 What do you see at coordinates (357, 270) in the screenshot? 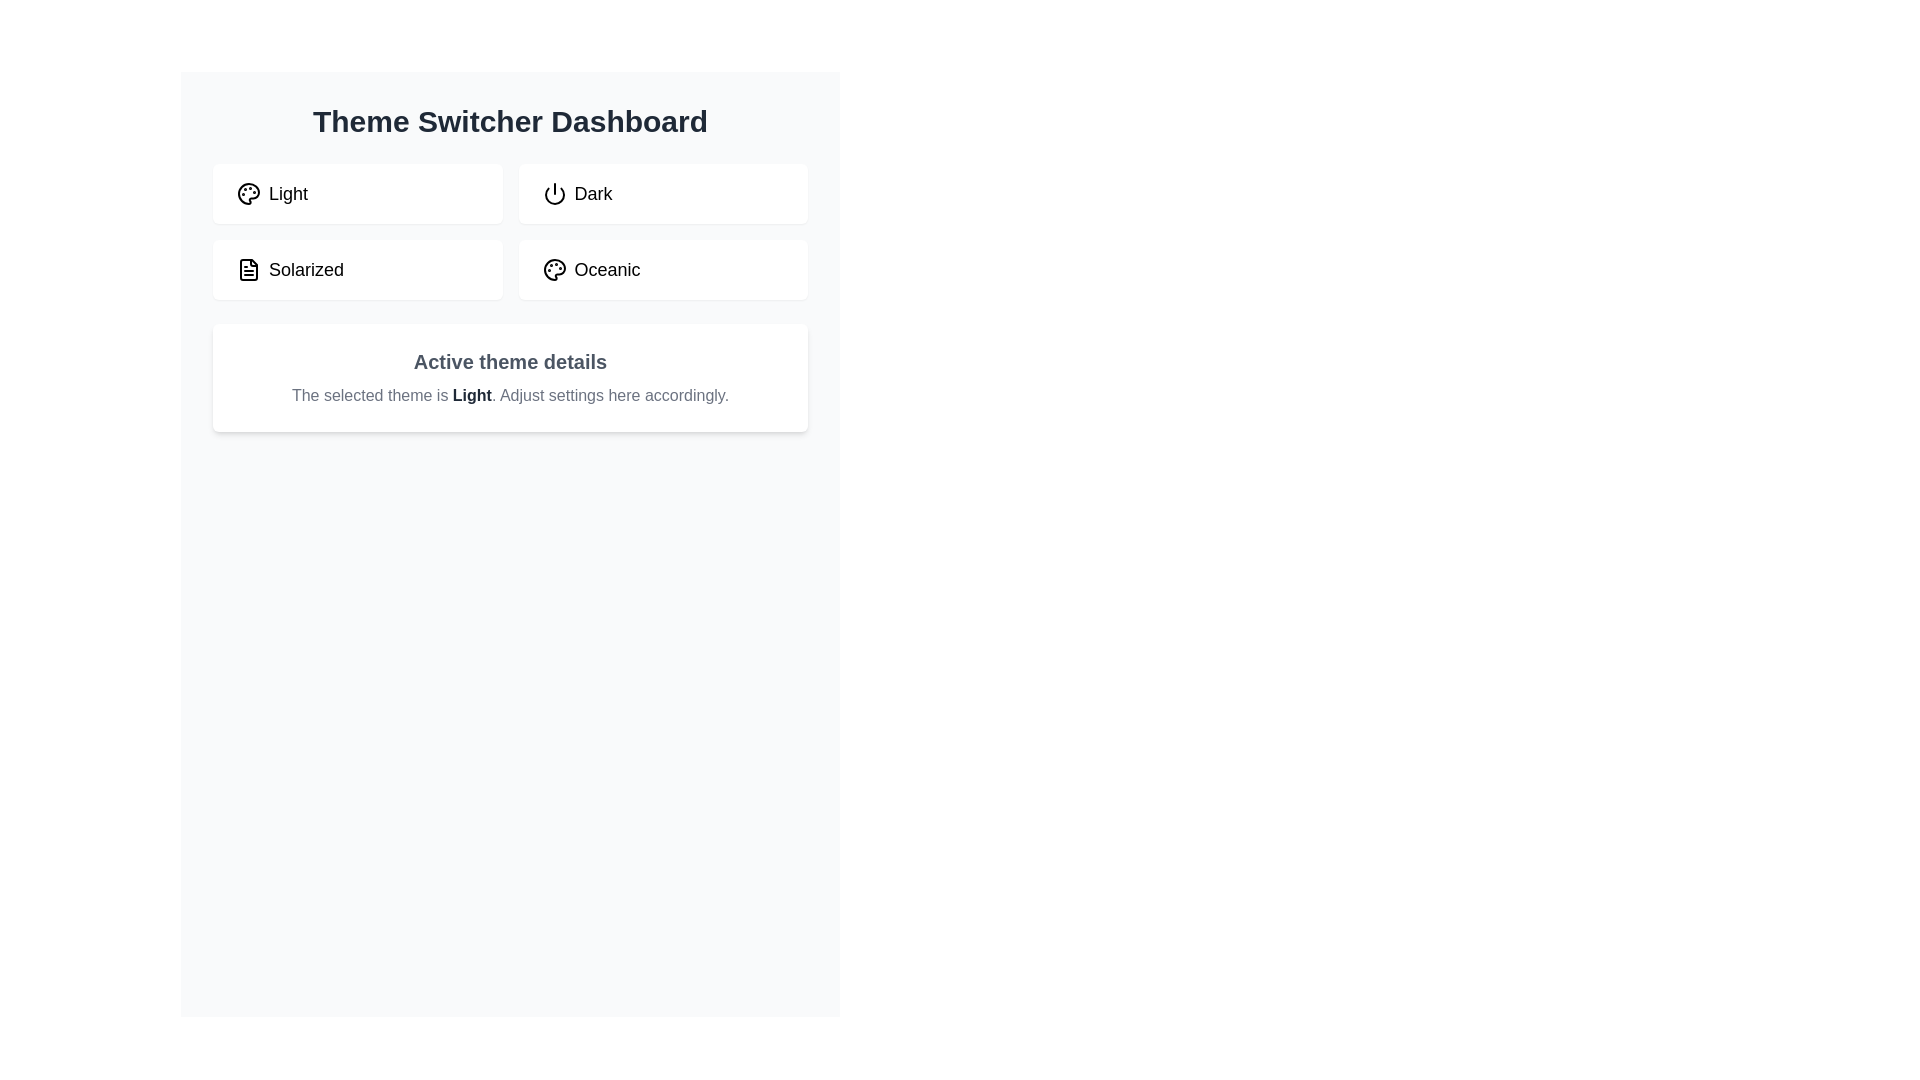
I see `the 'Solarized' theme button located in the 'Theme Switcher Dashboard' section to trigger potential hover effects` at bounding box center [357, 270].